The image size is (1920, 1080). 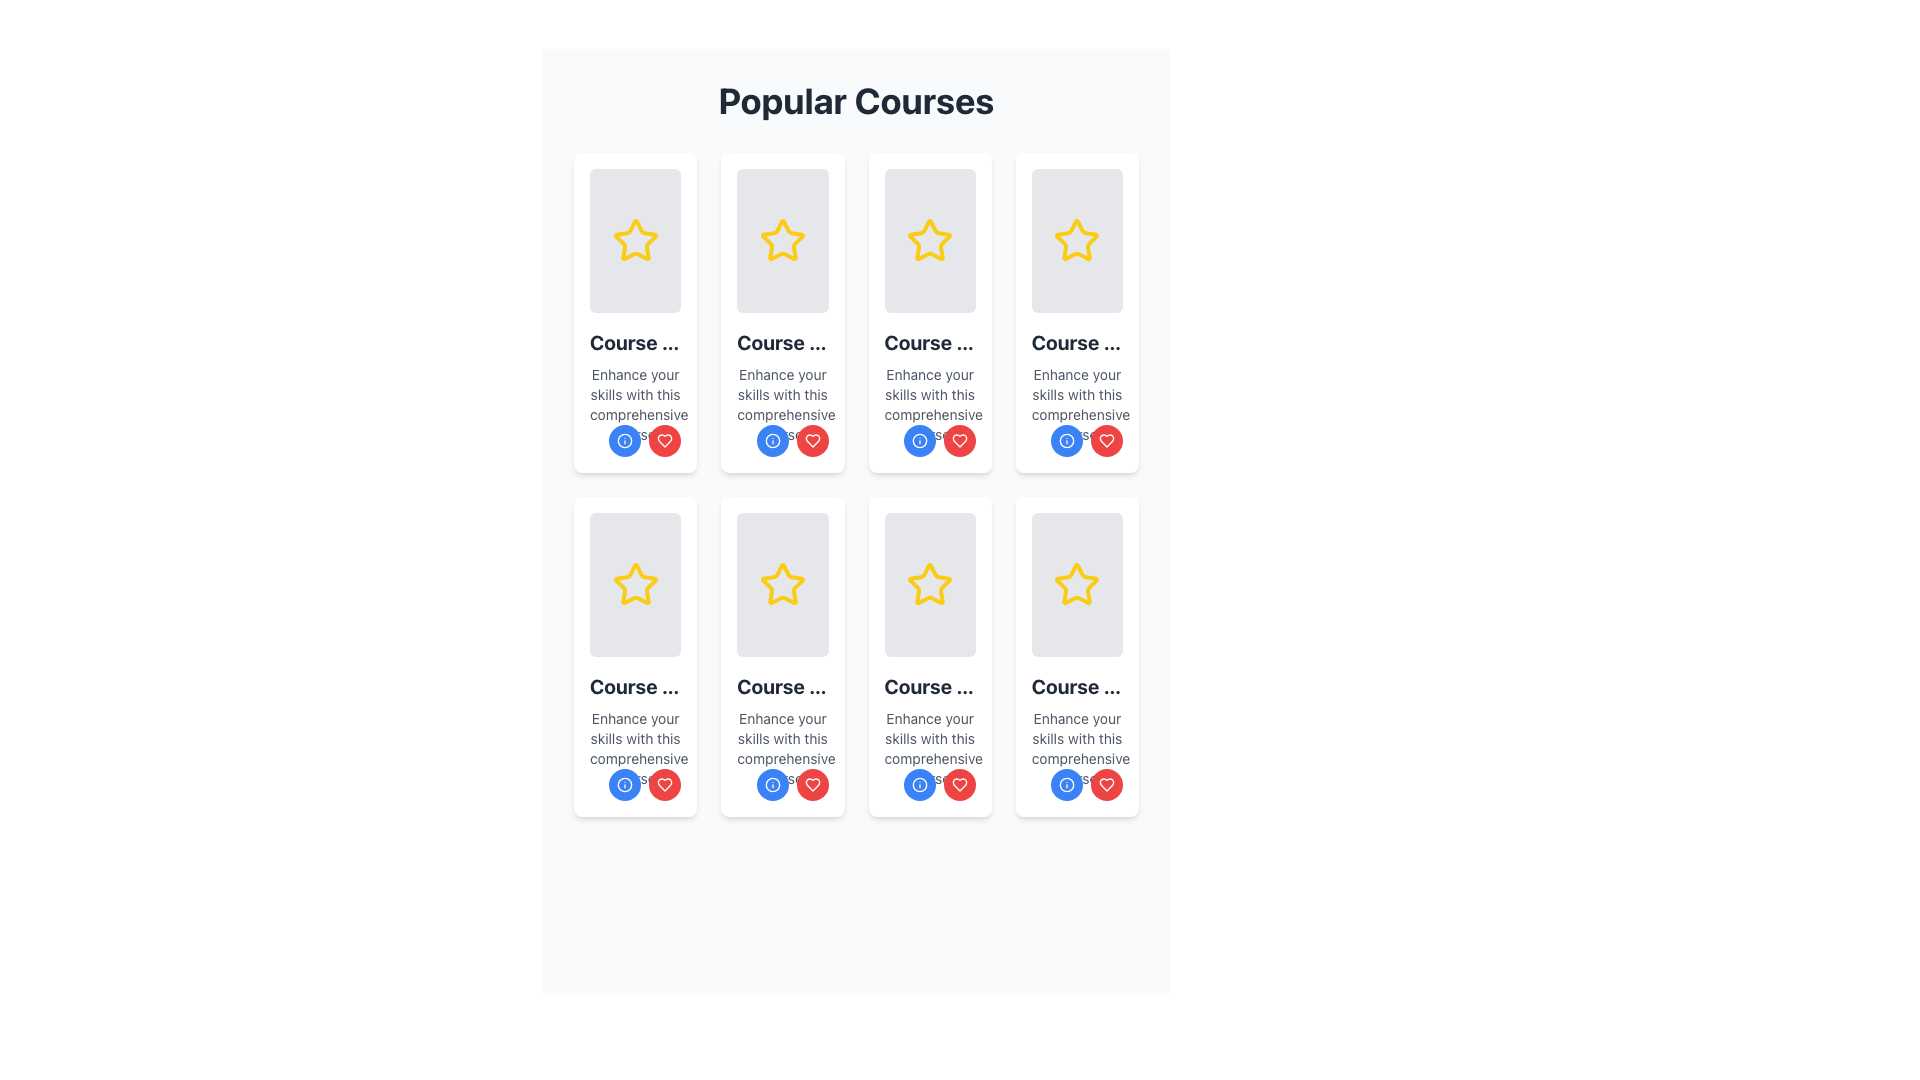 I want to click on the second button in the horizontal stack located at the bottom right corner of the course card, so click(x=938, y=784).